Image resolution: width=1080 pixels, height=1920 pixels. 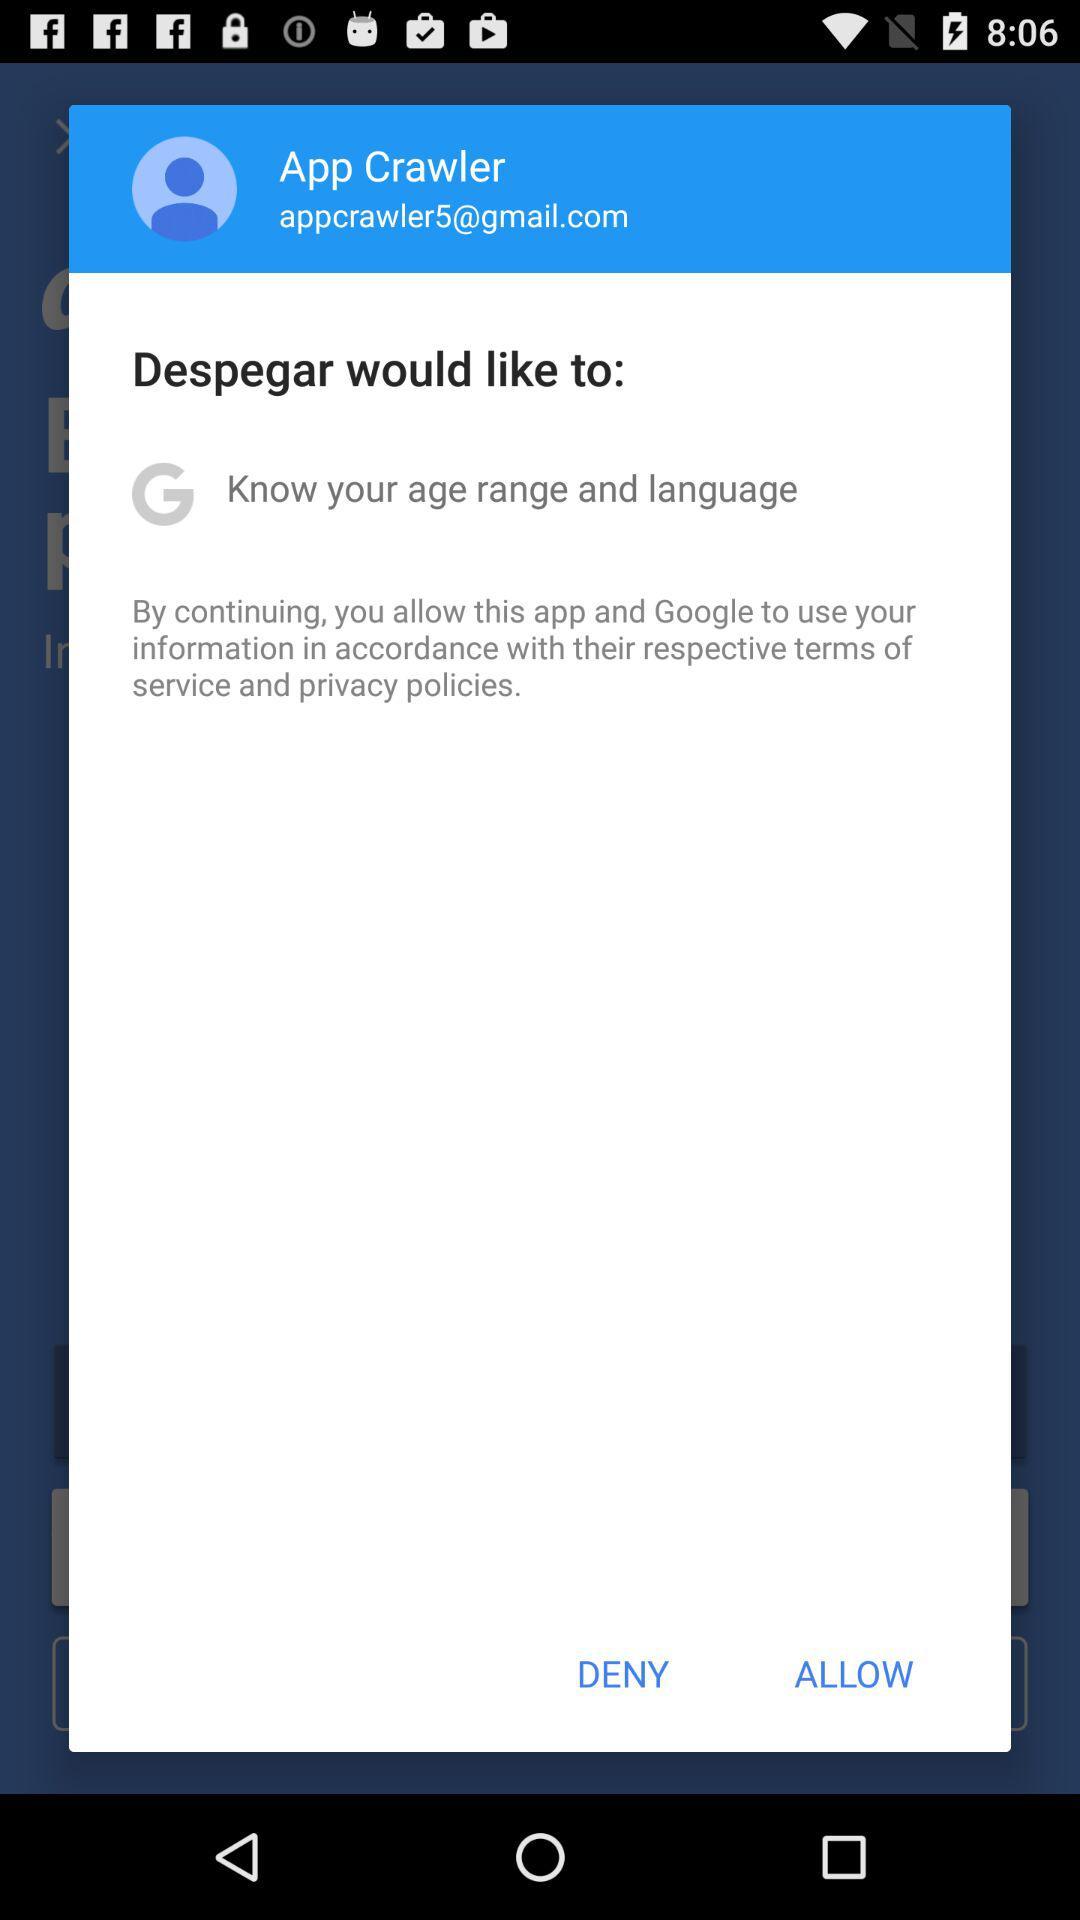 I want to click on the appcrawler5@gmail.com item, so click(x=454, y=214).